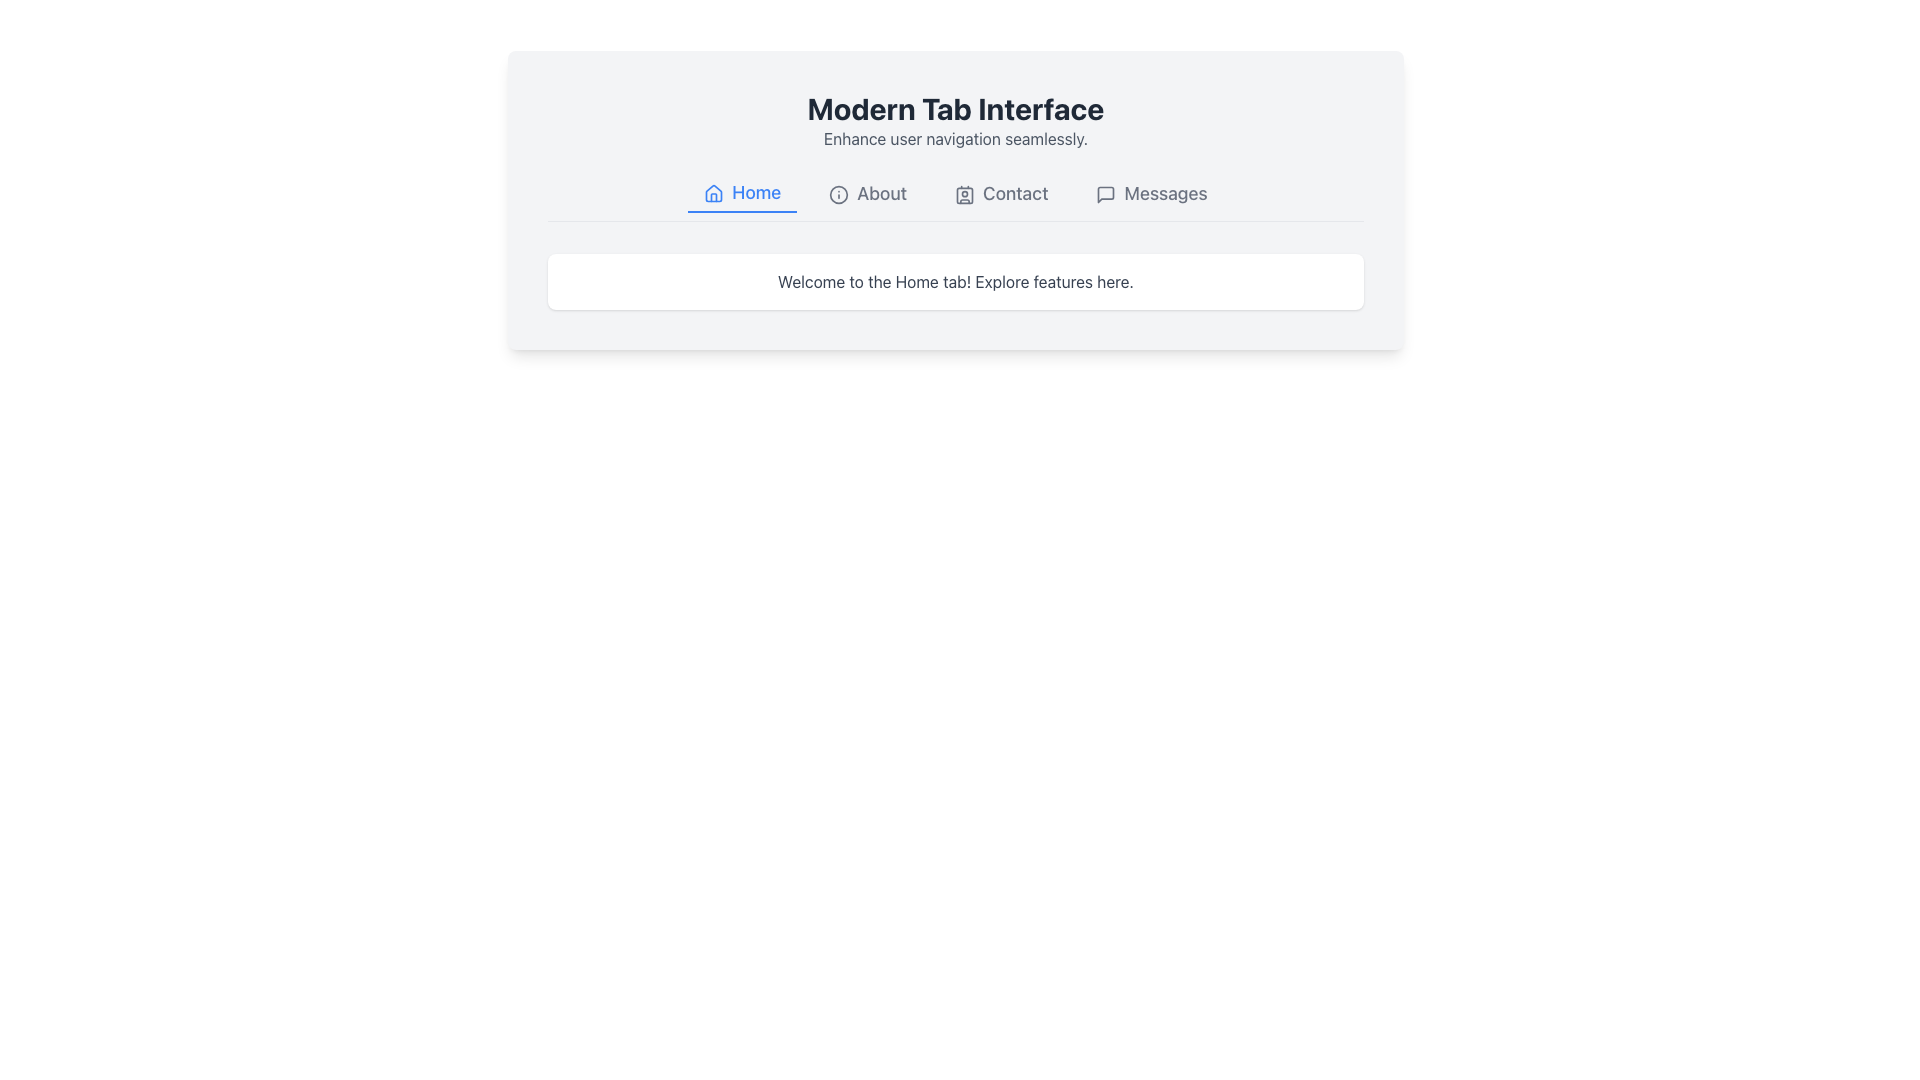 The height and width of the screenshot is (1080, 1920). I want to click on the sleek, minimalistic gray speech bubble-shaped icon located immediately to the left of the 'Messages' text in the navigation bar, so click(1105, 195).